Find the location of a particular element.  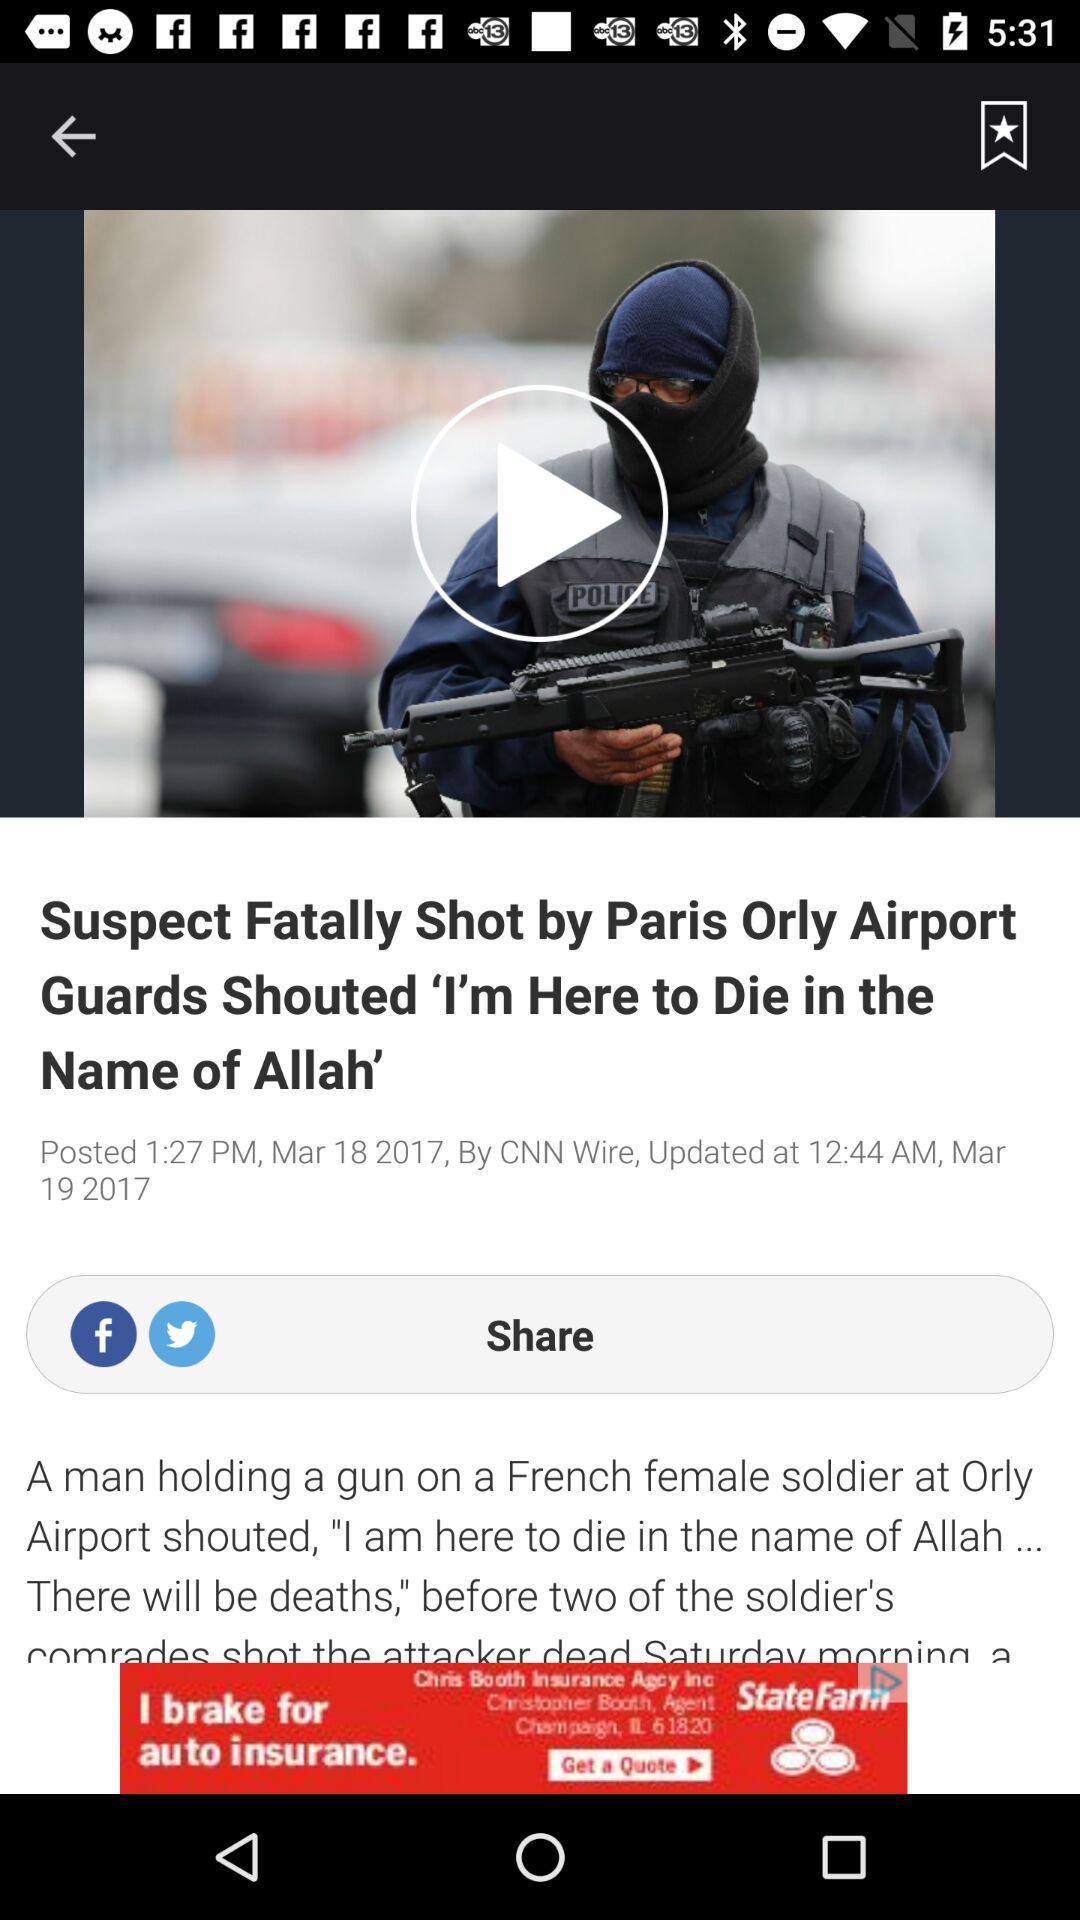

the bookmark icon is located at coordinates (1004, 135).